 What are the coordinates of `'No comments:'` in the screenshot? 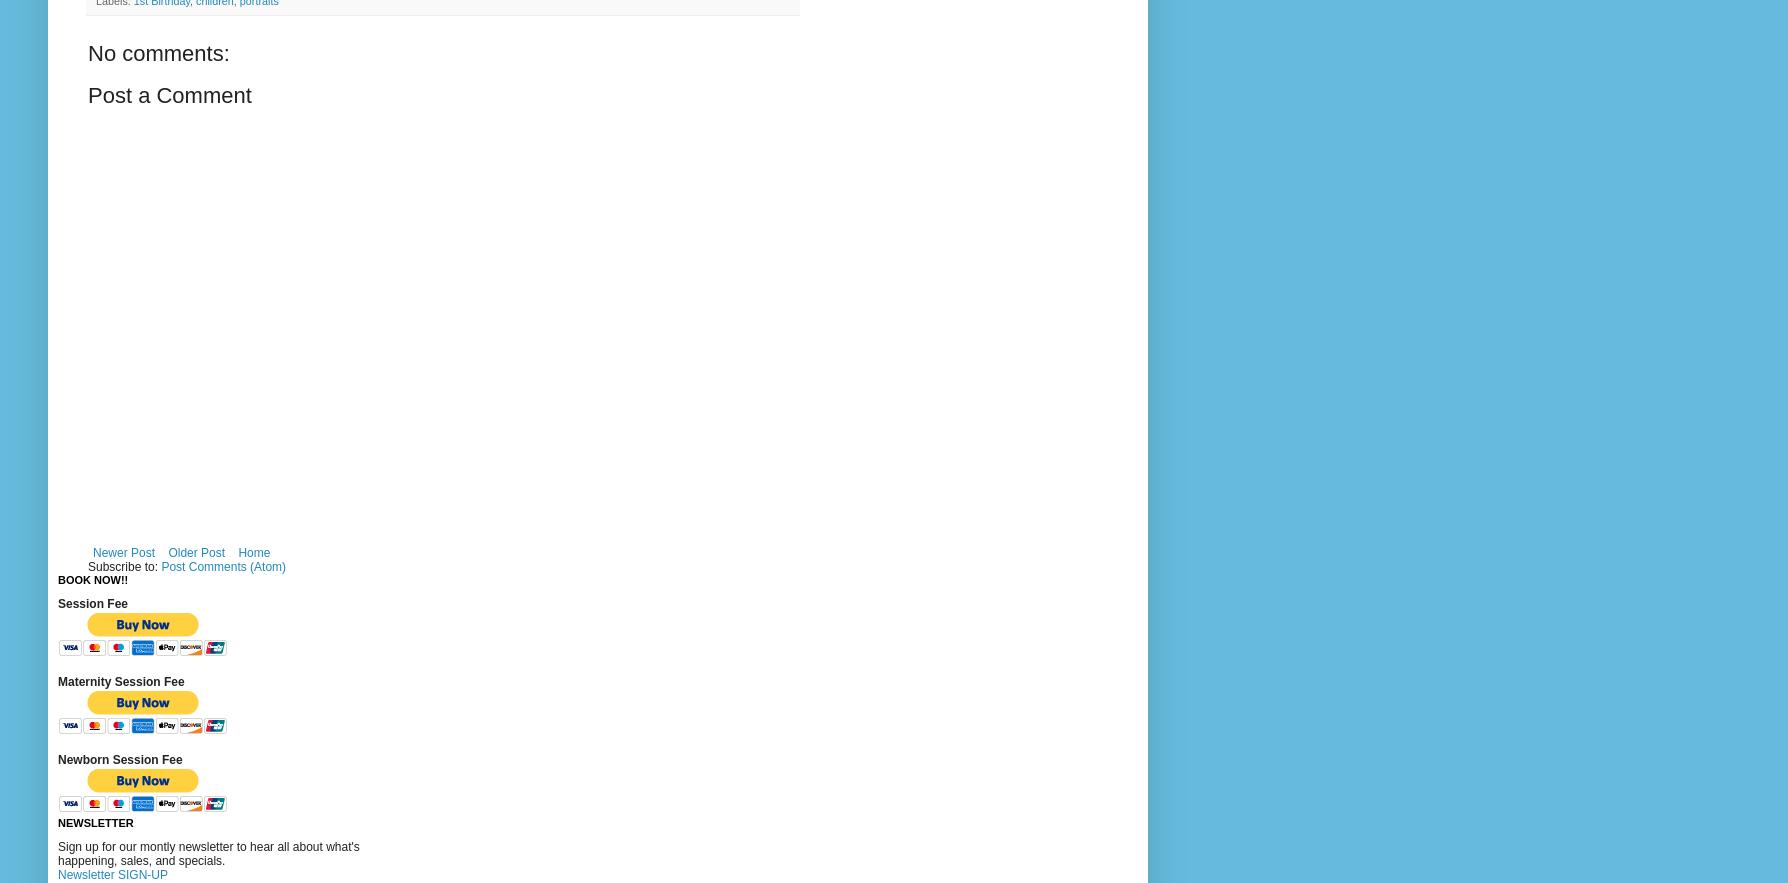 It's located at (158, 51).